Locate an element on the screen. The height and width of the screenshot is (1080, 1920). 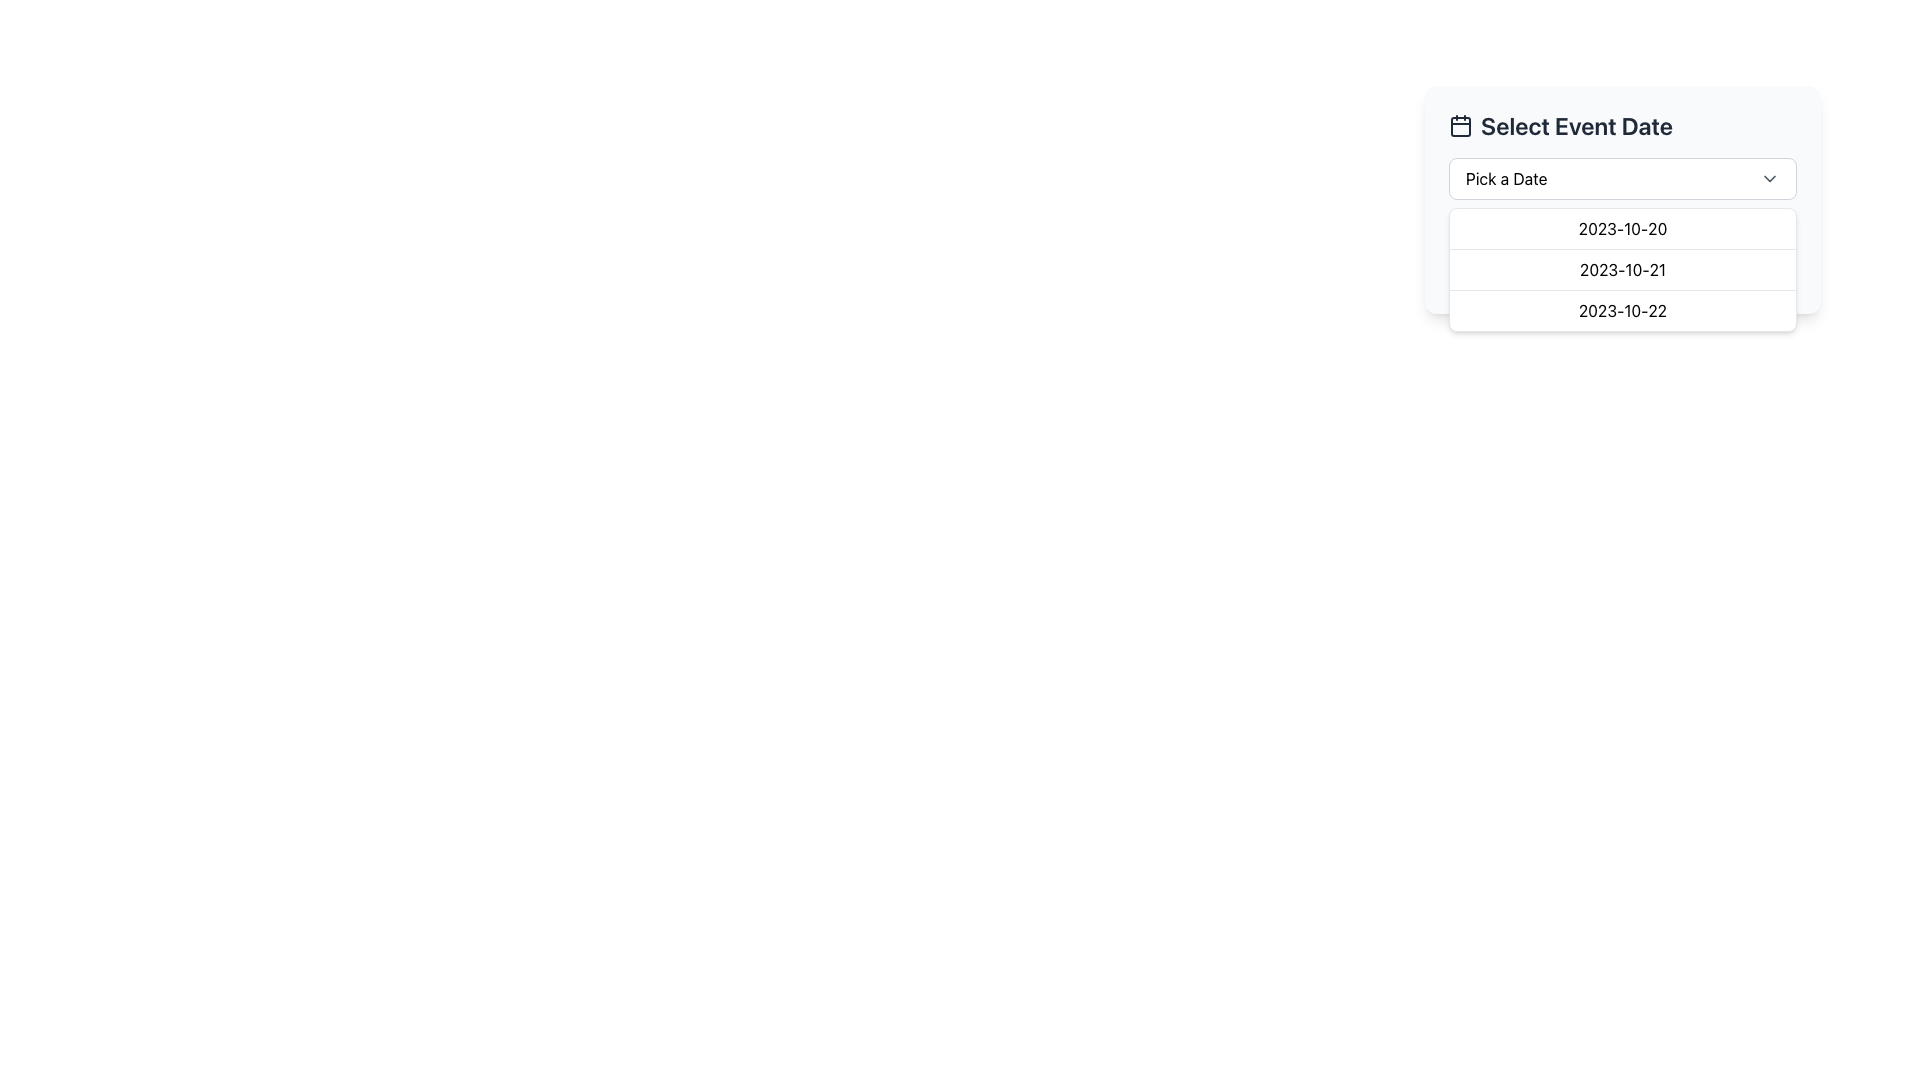
the downward-pointing chevron icon of the Dropdown Indicator located within the 'Pick a Date' box is located at coordinates (1770, 177).